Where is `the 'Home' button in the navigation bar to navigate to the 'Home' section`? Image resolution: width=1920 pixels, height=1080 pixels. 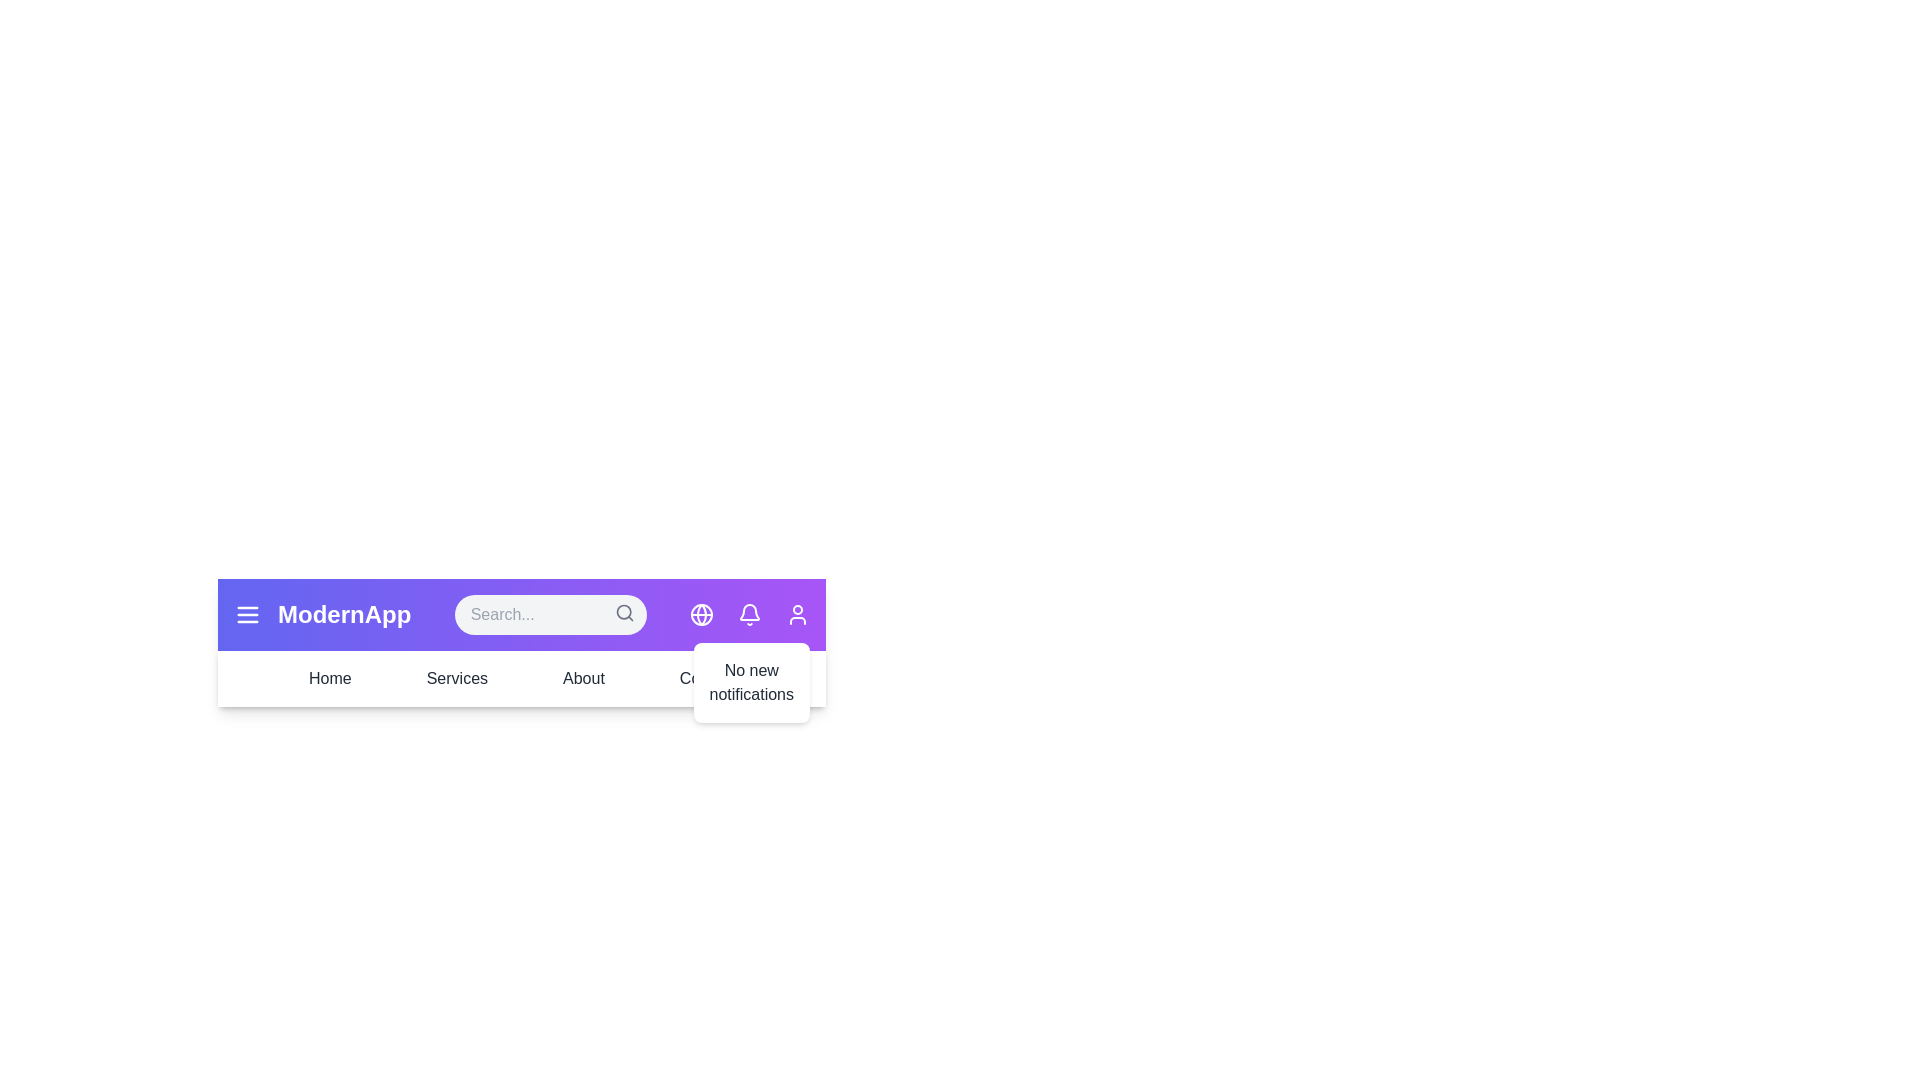 the 'Home' button in the navigation bar to navigate to the 'Home' section is located at coordinates (330, 677).